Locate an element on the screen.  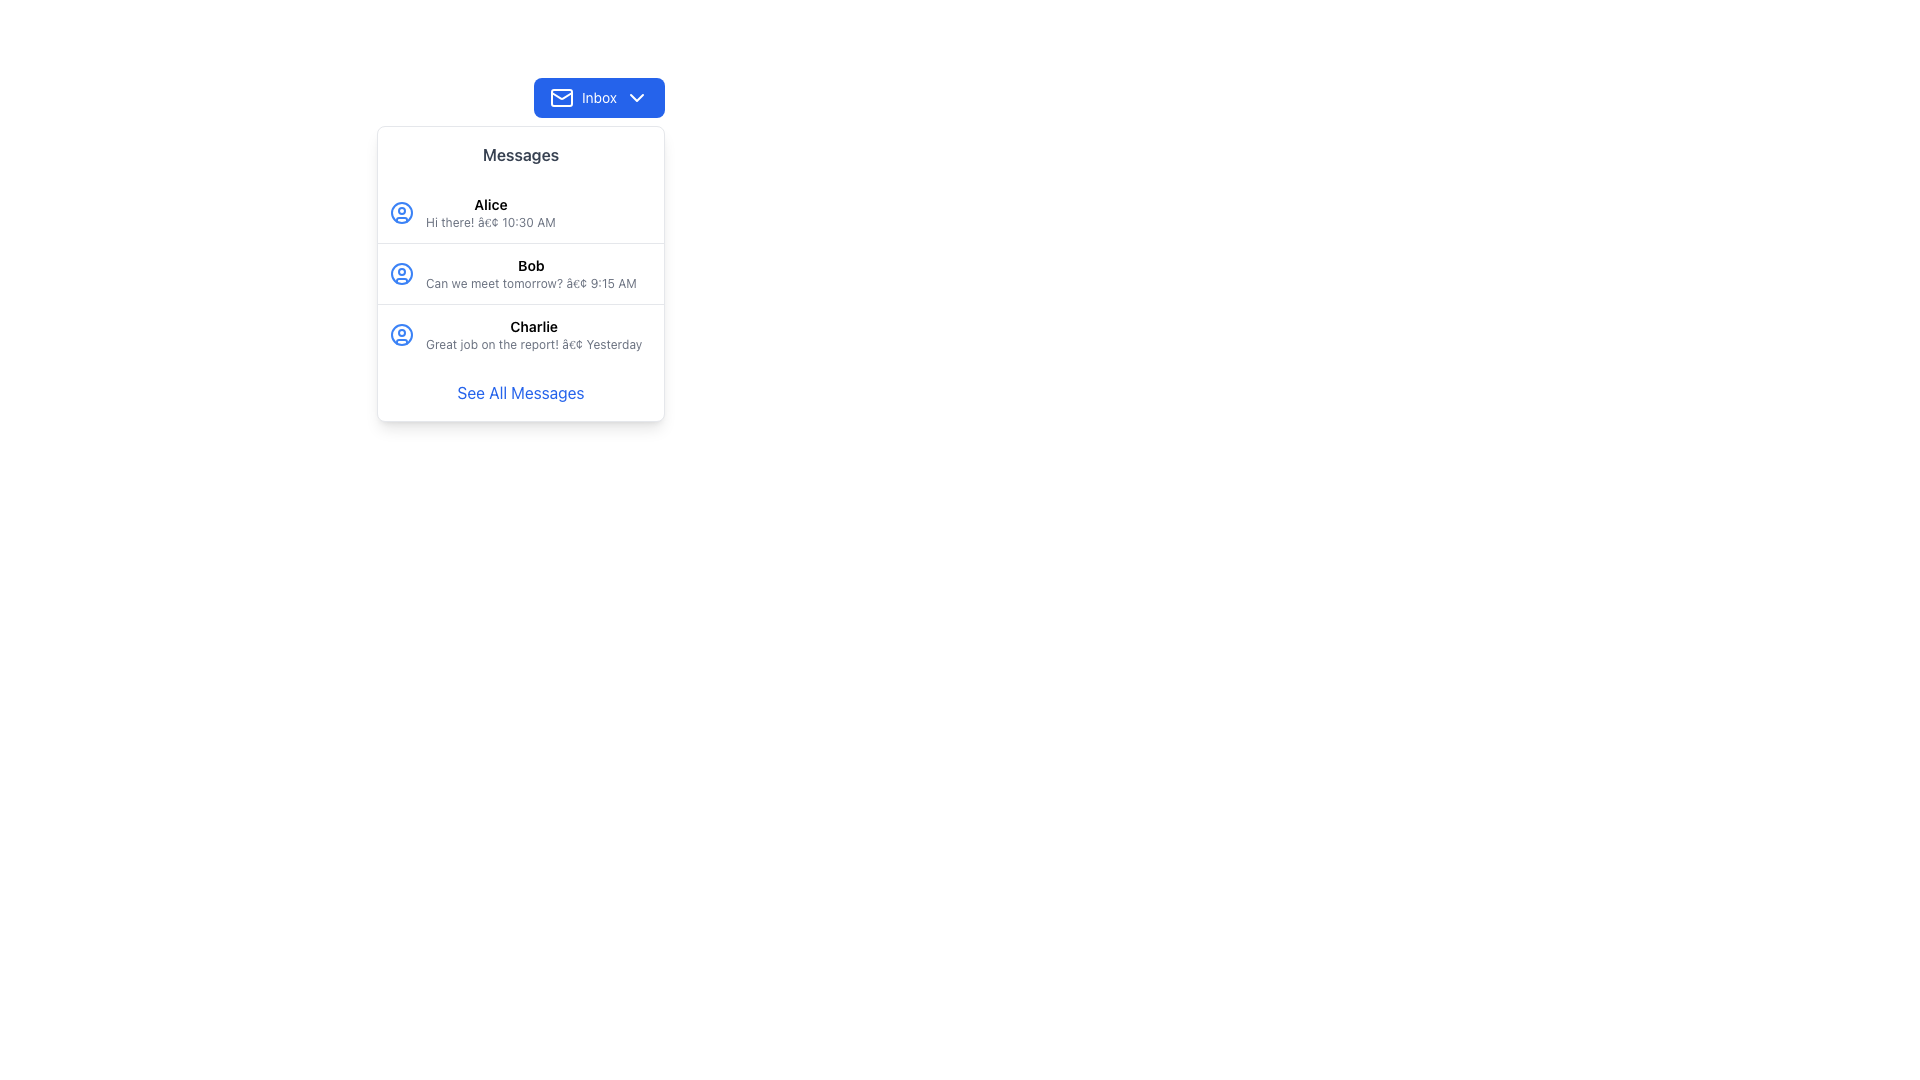
the Message preview item that displays 'Bob' in bold font and the message snippet 'Can we meet tomorrow?' is located at coordinates (531, 273).